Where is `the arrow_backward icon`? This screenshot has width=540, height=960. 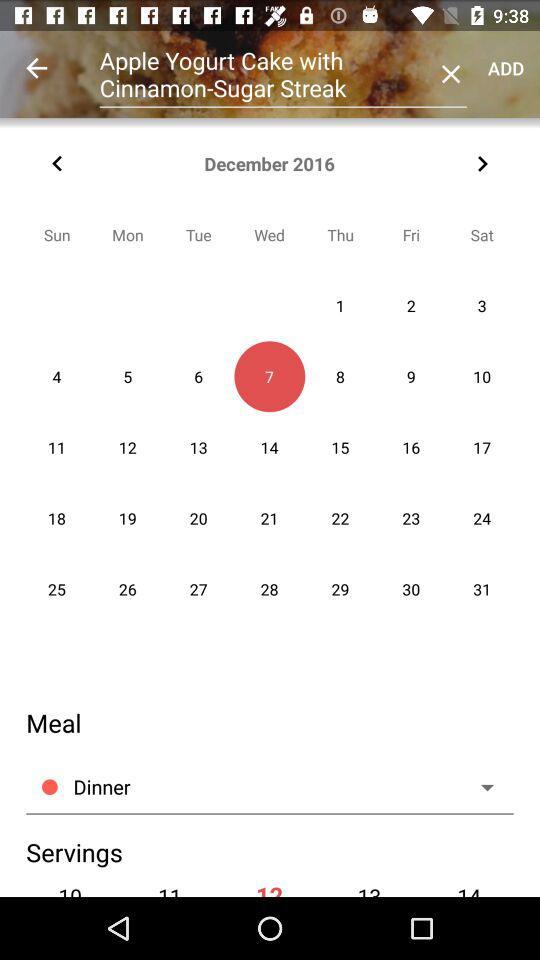 the arrow_backward icon is located at coordinates (57, 163).